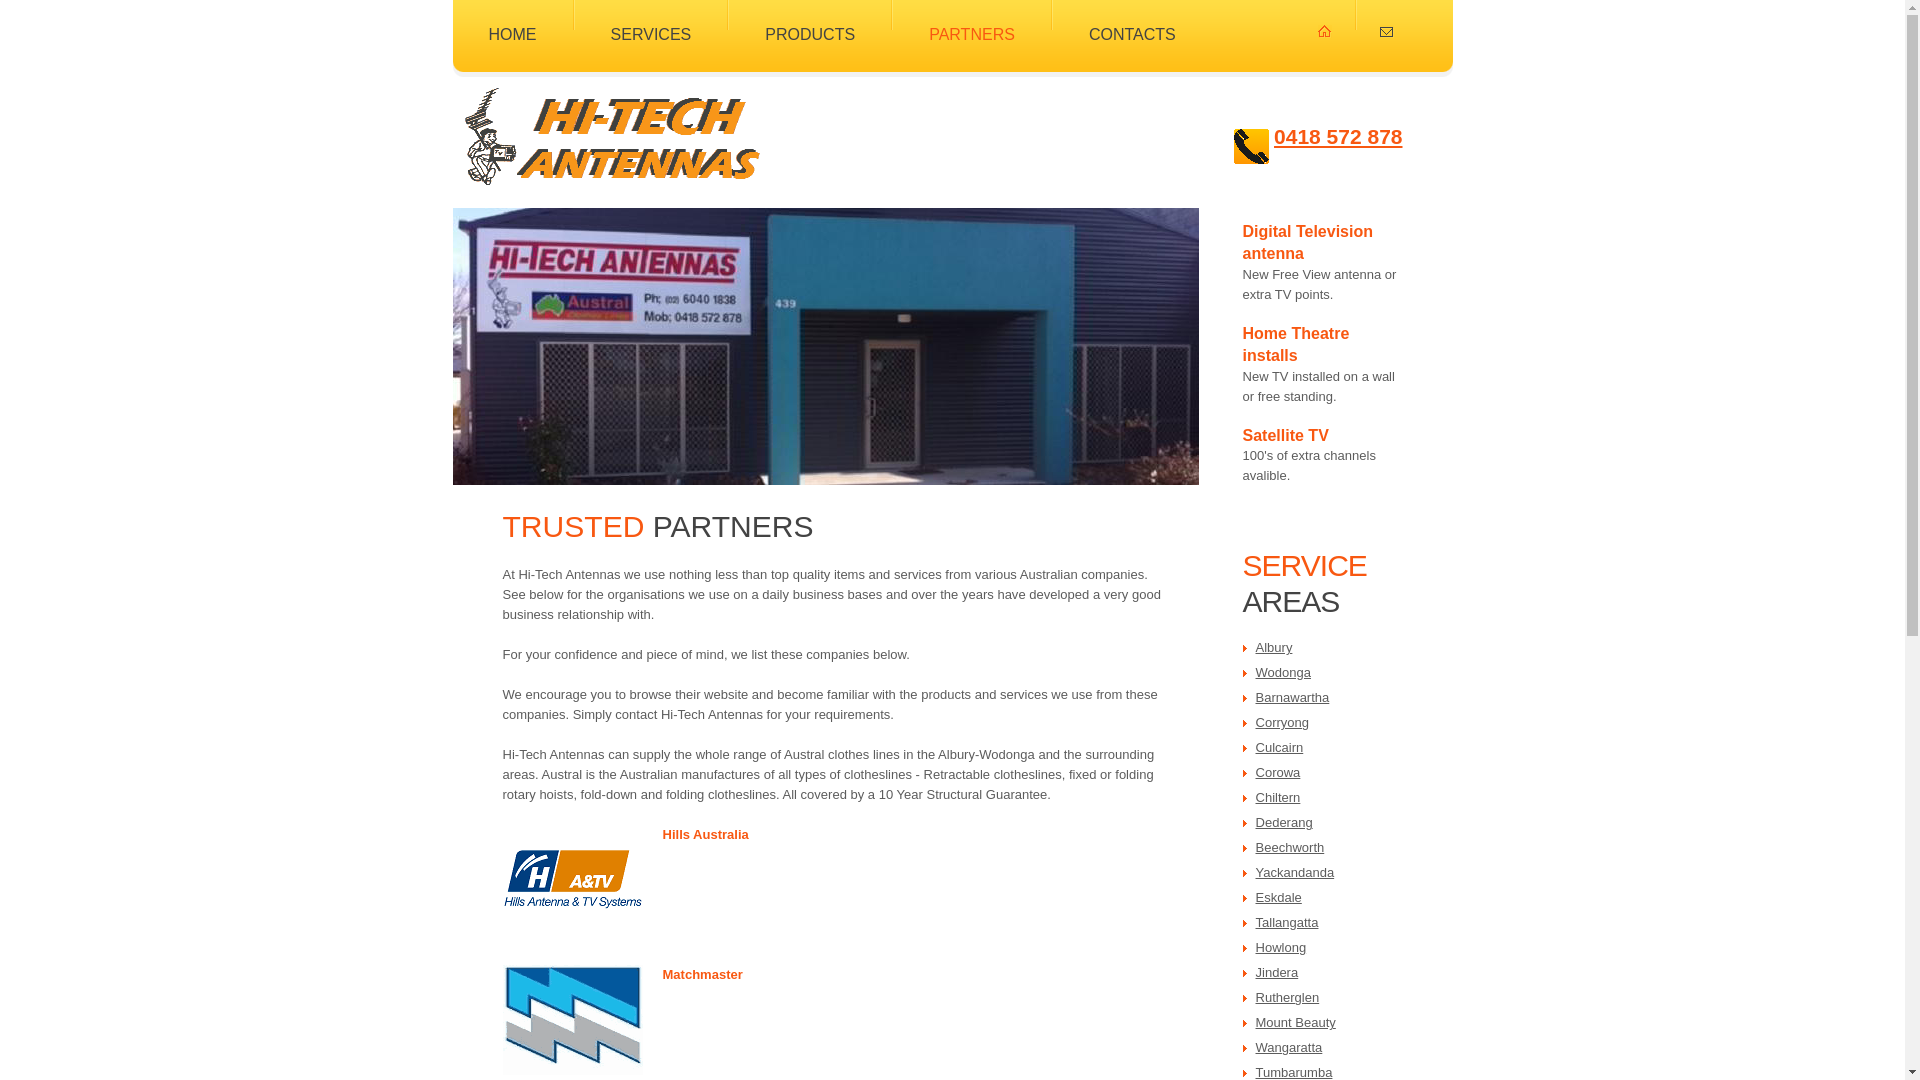 This screenshot has height=1080, width=1920. What do you see at coordinates (1281, 946) in the screenshot?
I see `'Howlong'` at bounding box center [1281, 946].